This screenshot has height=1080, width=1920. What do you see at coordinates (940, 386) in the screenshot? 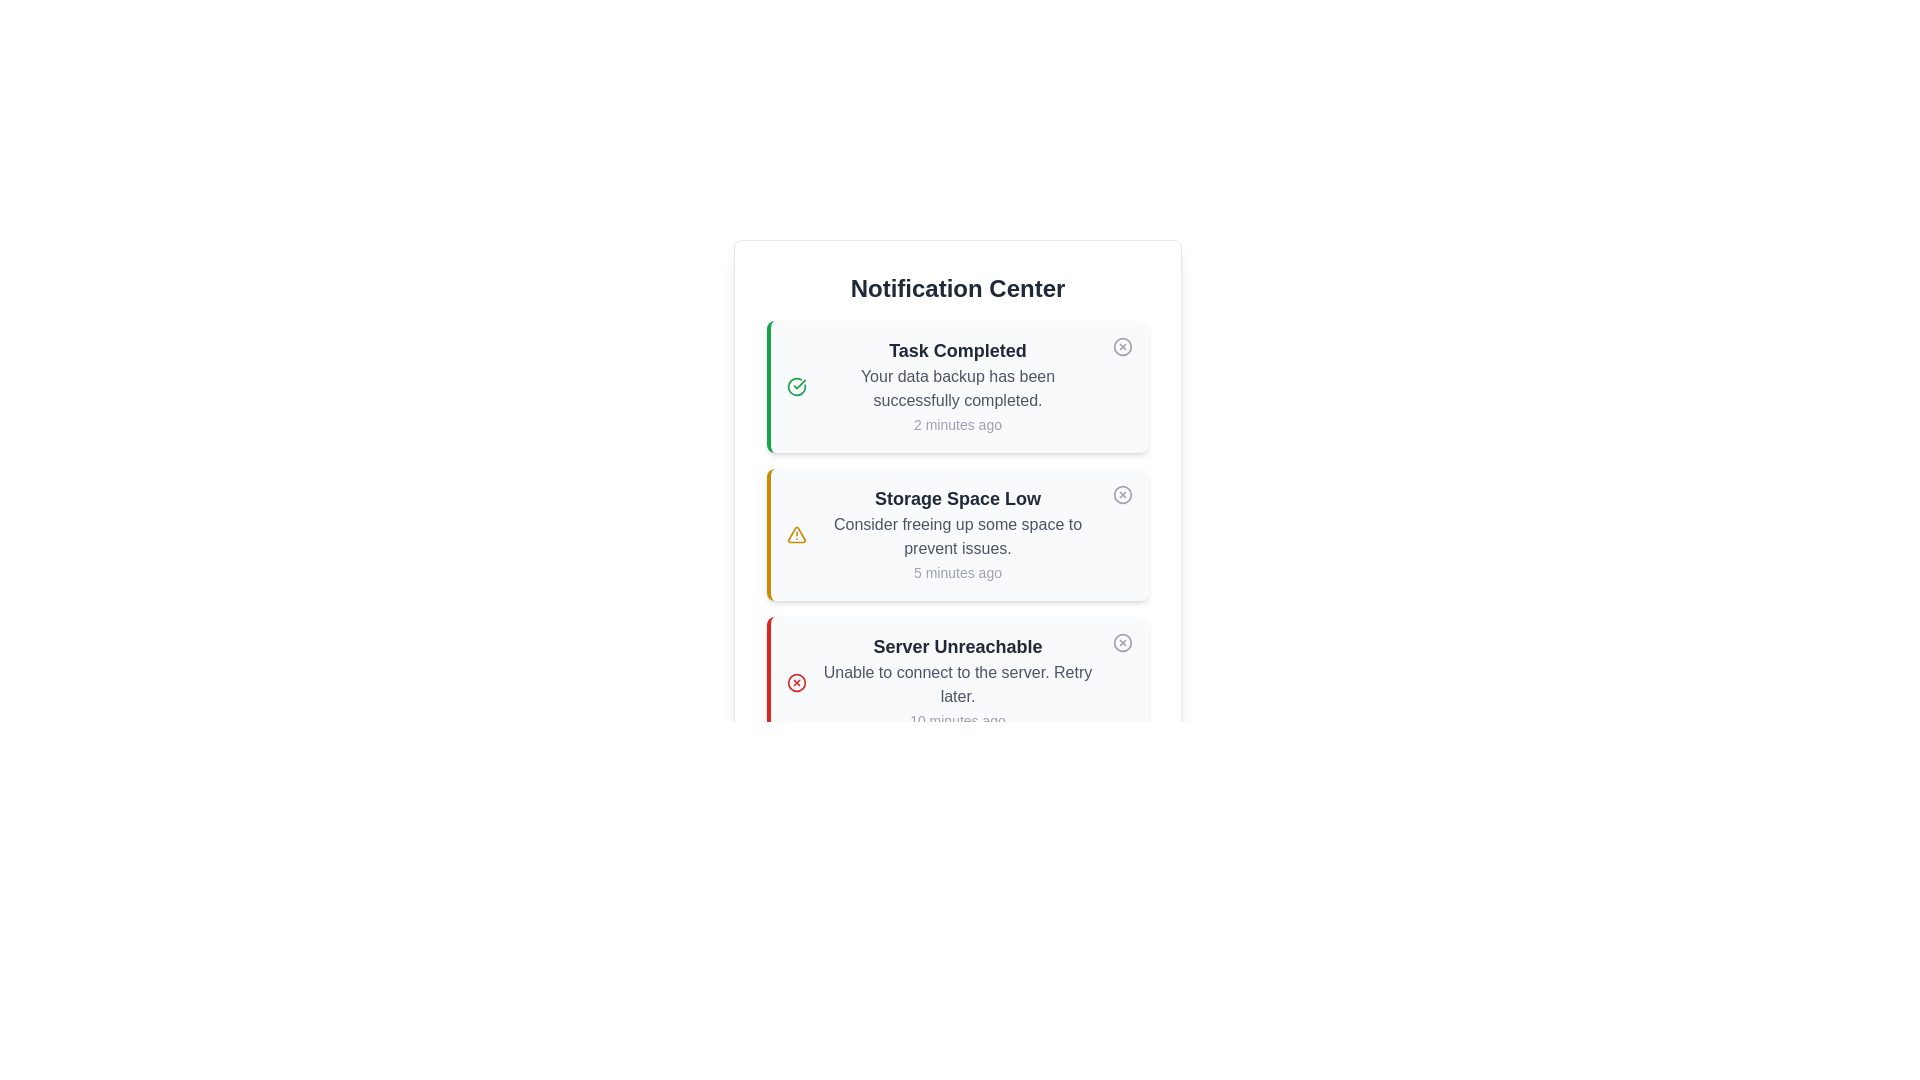
I see `the first notification card in the Notification Center, which has a distinct green left border indicating successful data backup completion` at bounding box center [940, 386].